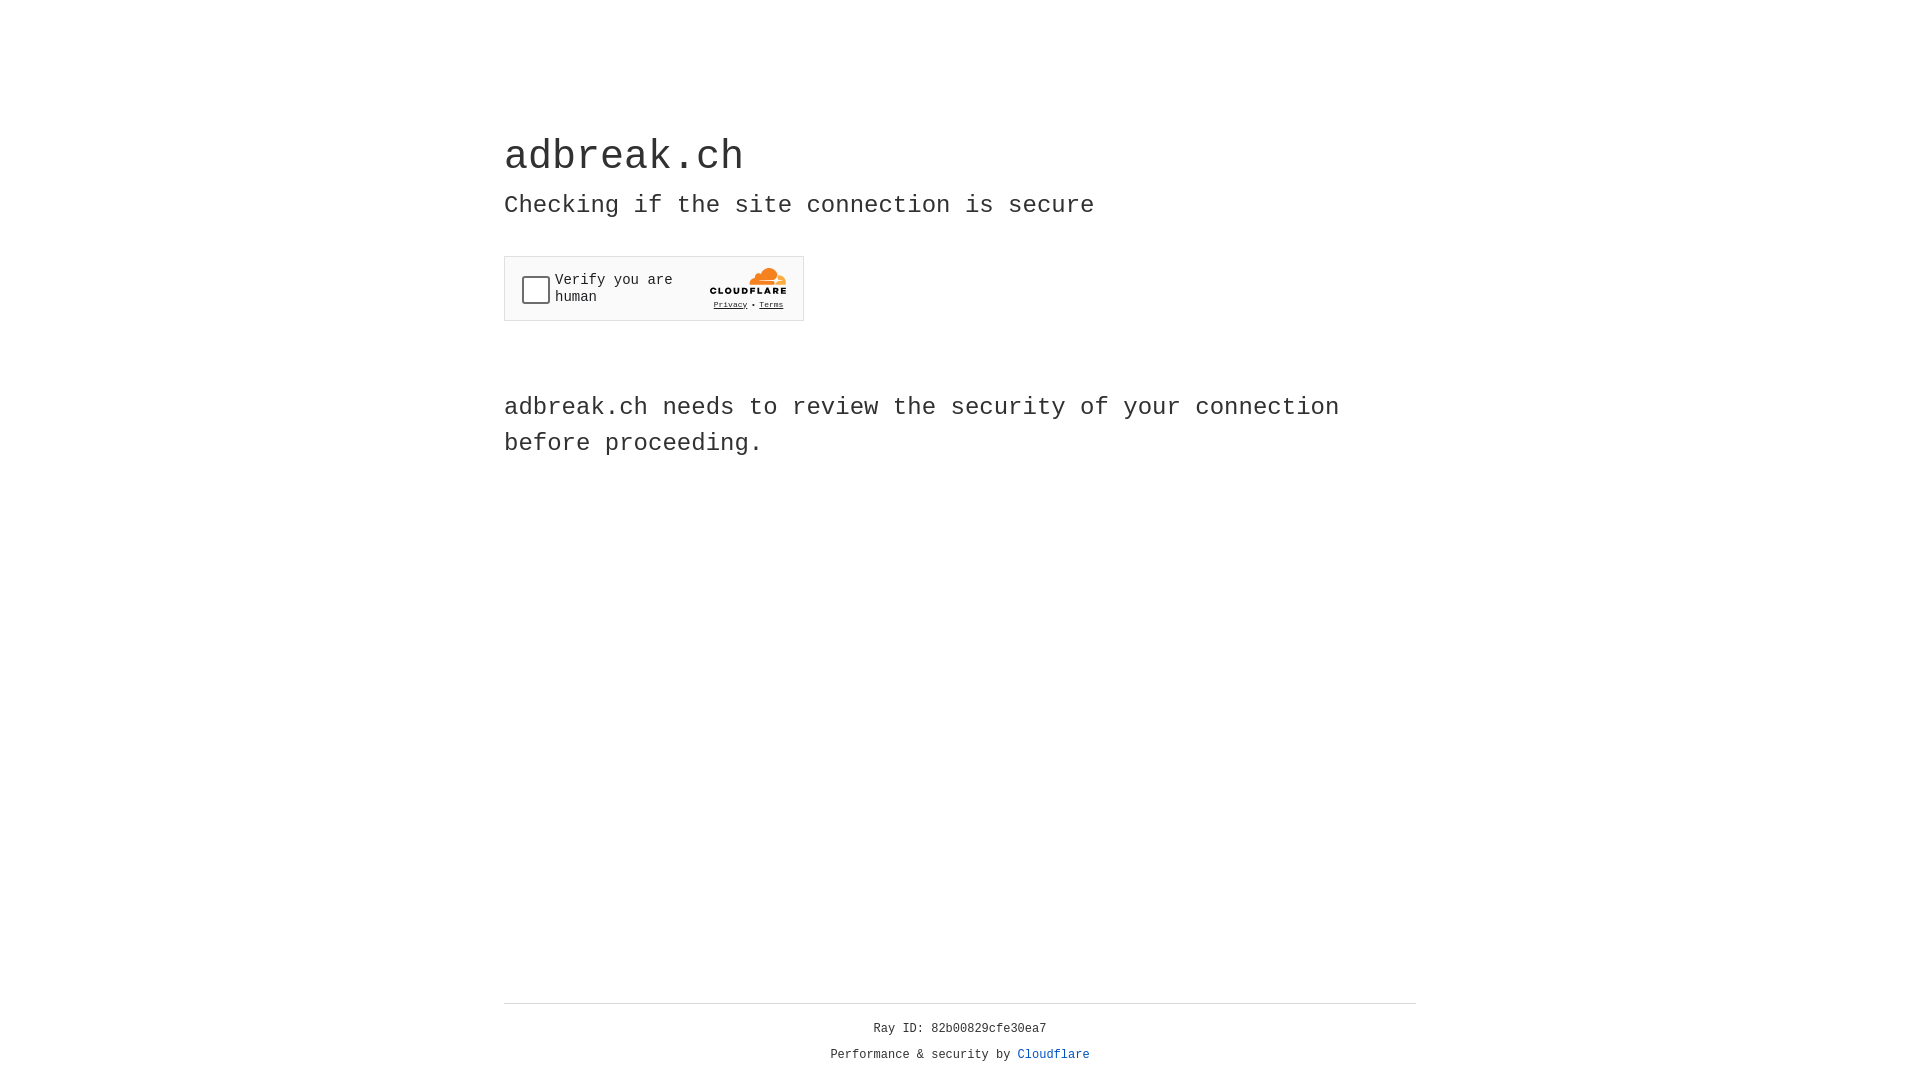 Image resolution: width=1920 pixels, height=1080 pixels. I want to click on 'Widget containing a Cloudflare security challenge', so click(653, 288).